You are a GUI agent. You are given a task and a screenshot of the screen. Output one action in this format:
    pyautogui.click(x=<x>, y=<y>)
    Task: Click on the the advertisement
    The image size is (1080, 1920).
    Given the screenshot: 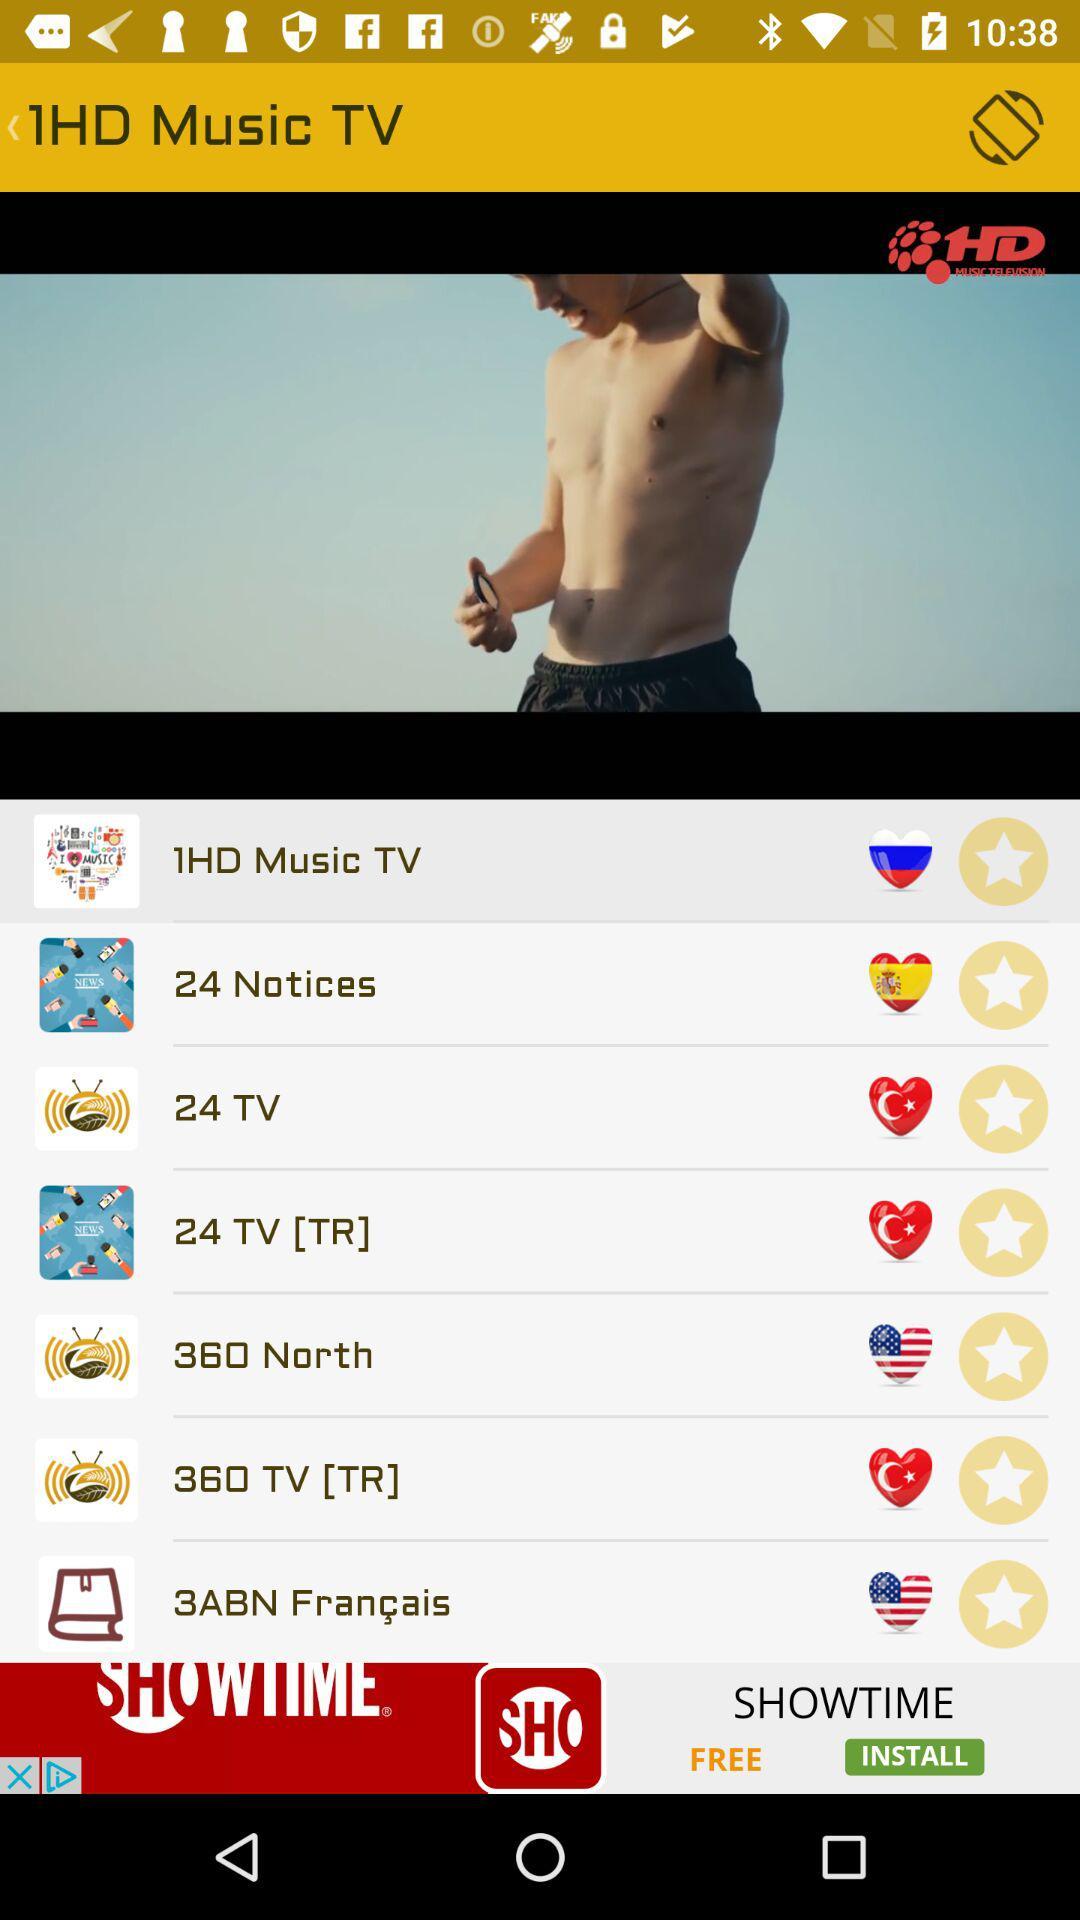 What is the action you would take?
    pyautogui.click(x=540, y=1727)
    